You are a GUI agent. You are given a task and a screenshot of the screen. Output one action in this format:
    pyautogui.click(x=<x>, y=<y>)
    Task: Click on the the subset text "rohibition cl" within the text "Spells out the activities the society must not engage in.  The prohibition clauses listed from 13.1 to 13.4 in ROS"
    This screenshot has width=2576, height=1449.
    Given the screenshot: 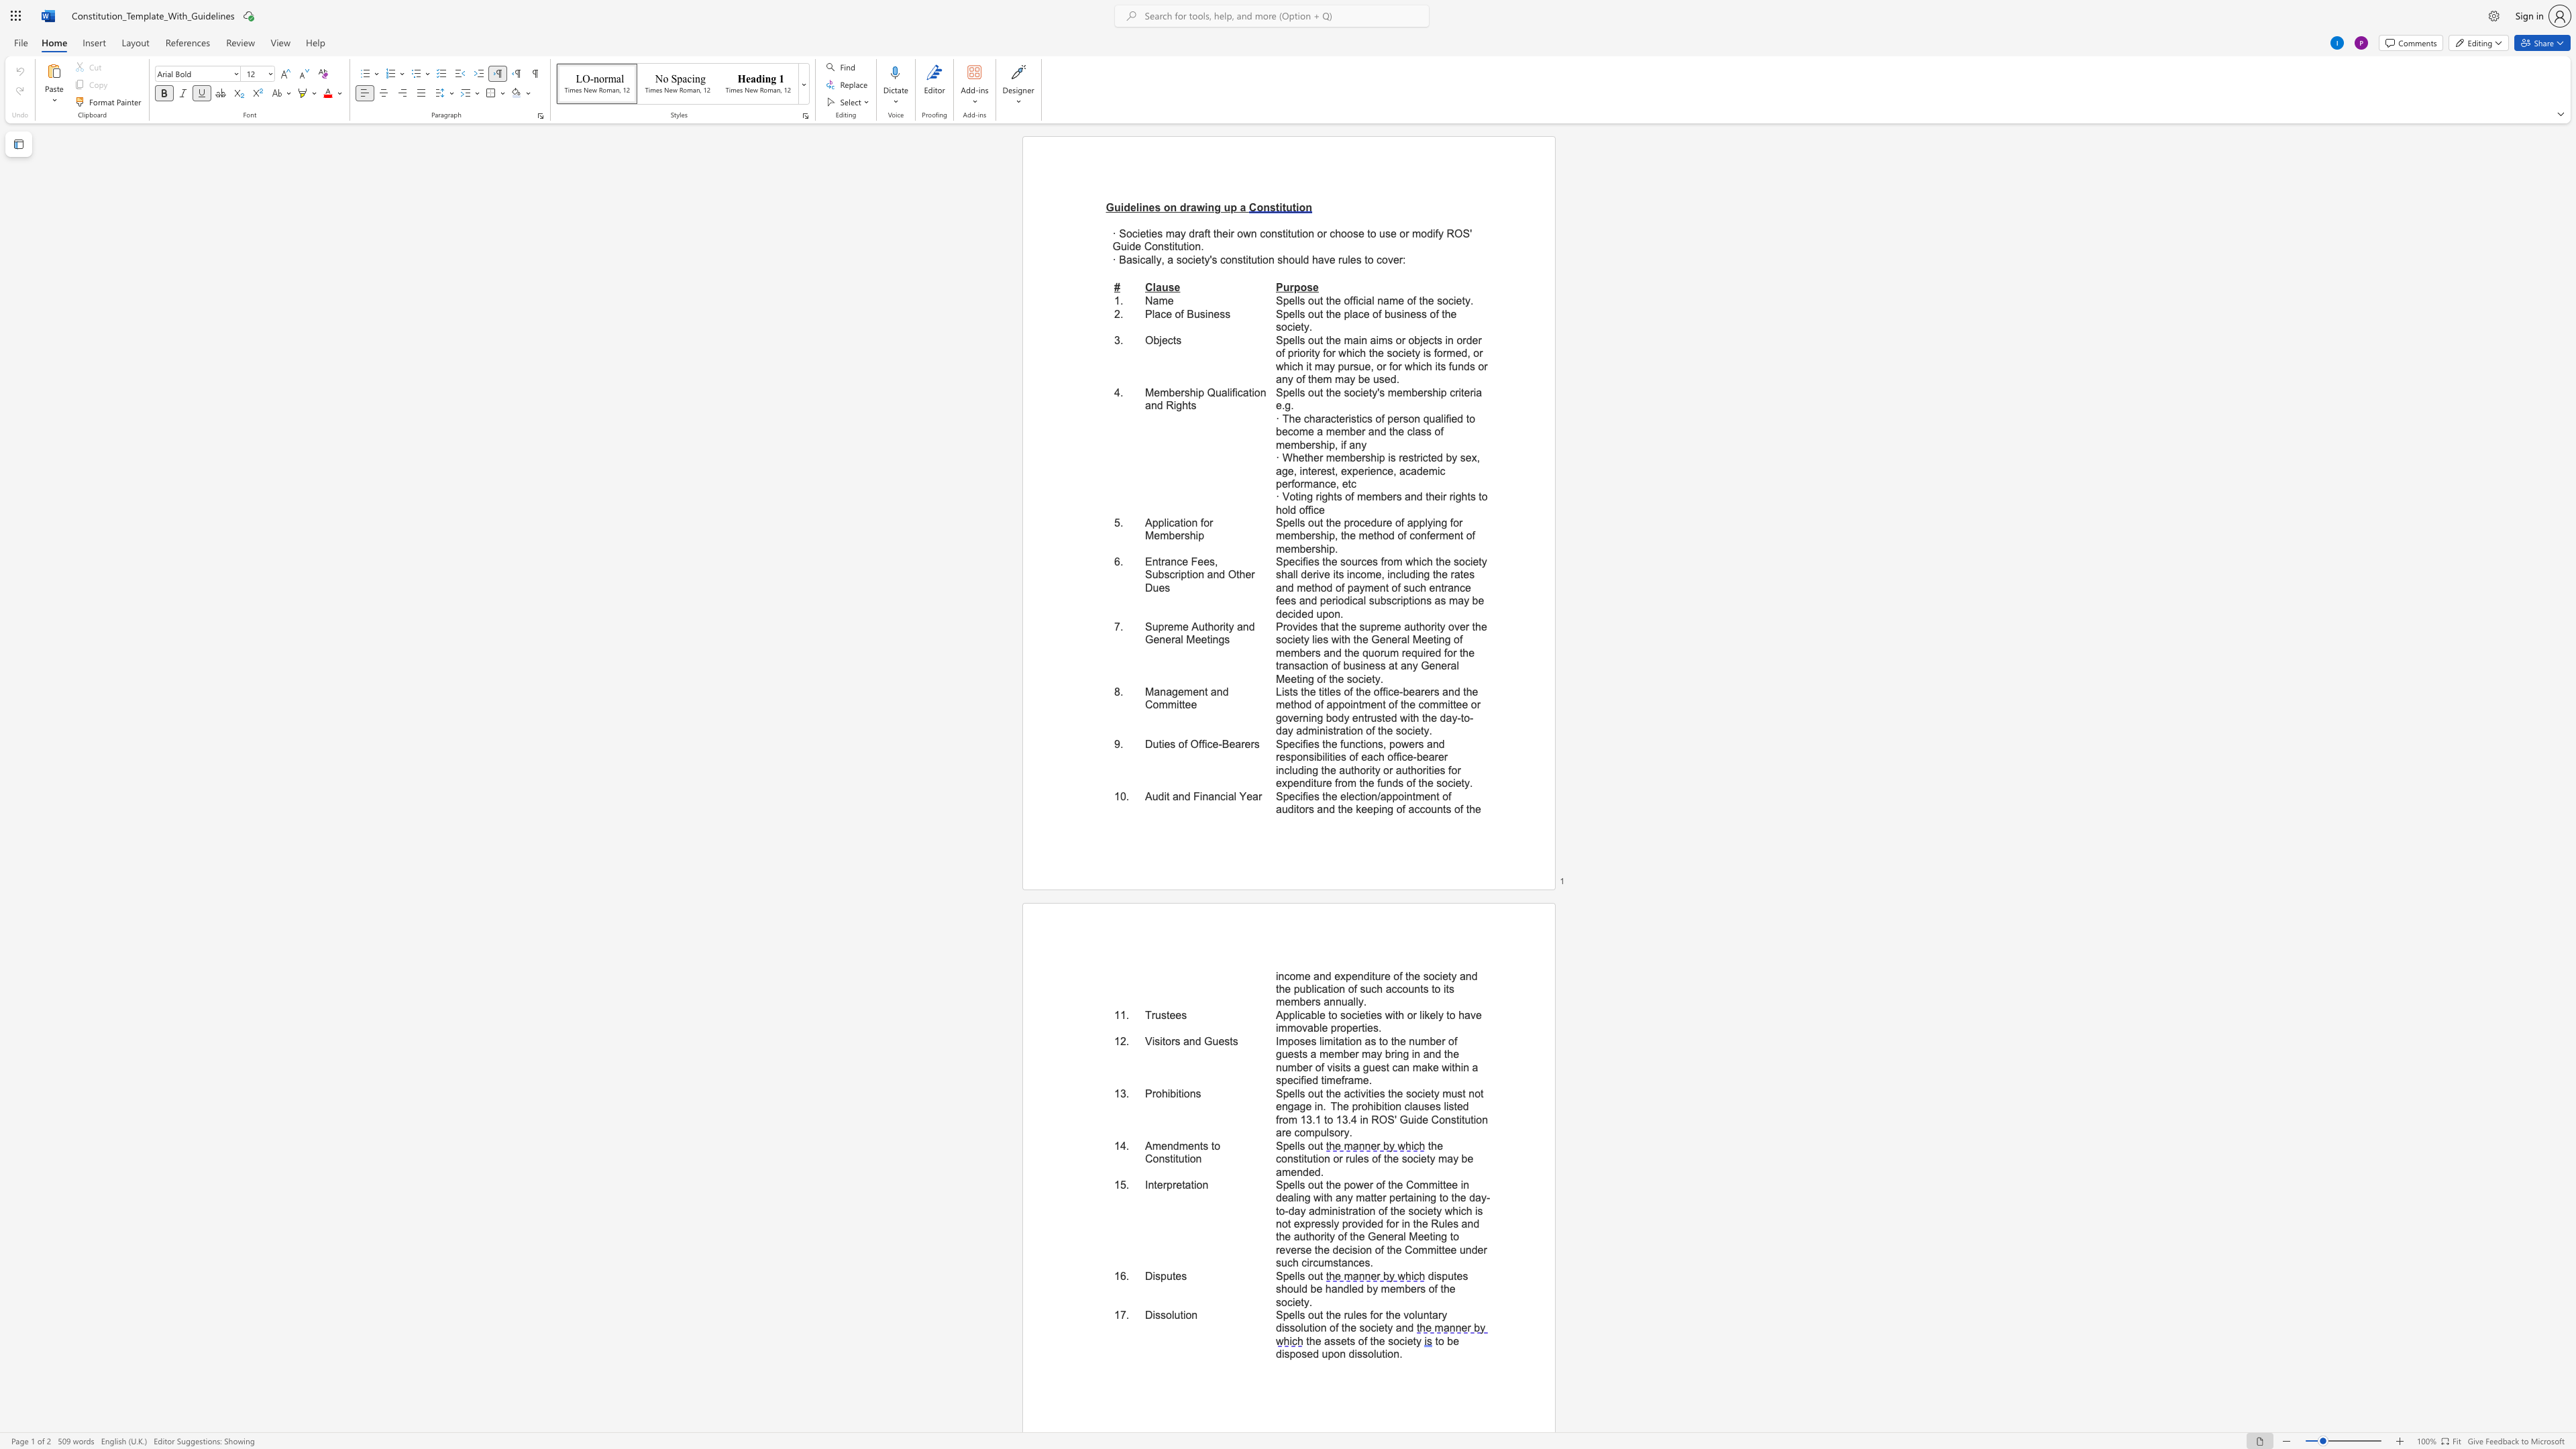 What is the action you would take?
    pyautogui.click(x=1357, y=1106)
    